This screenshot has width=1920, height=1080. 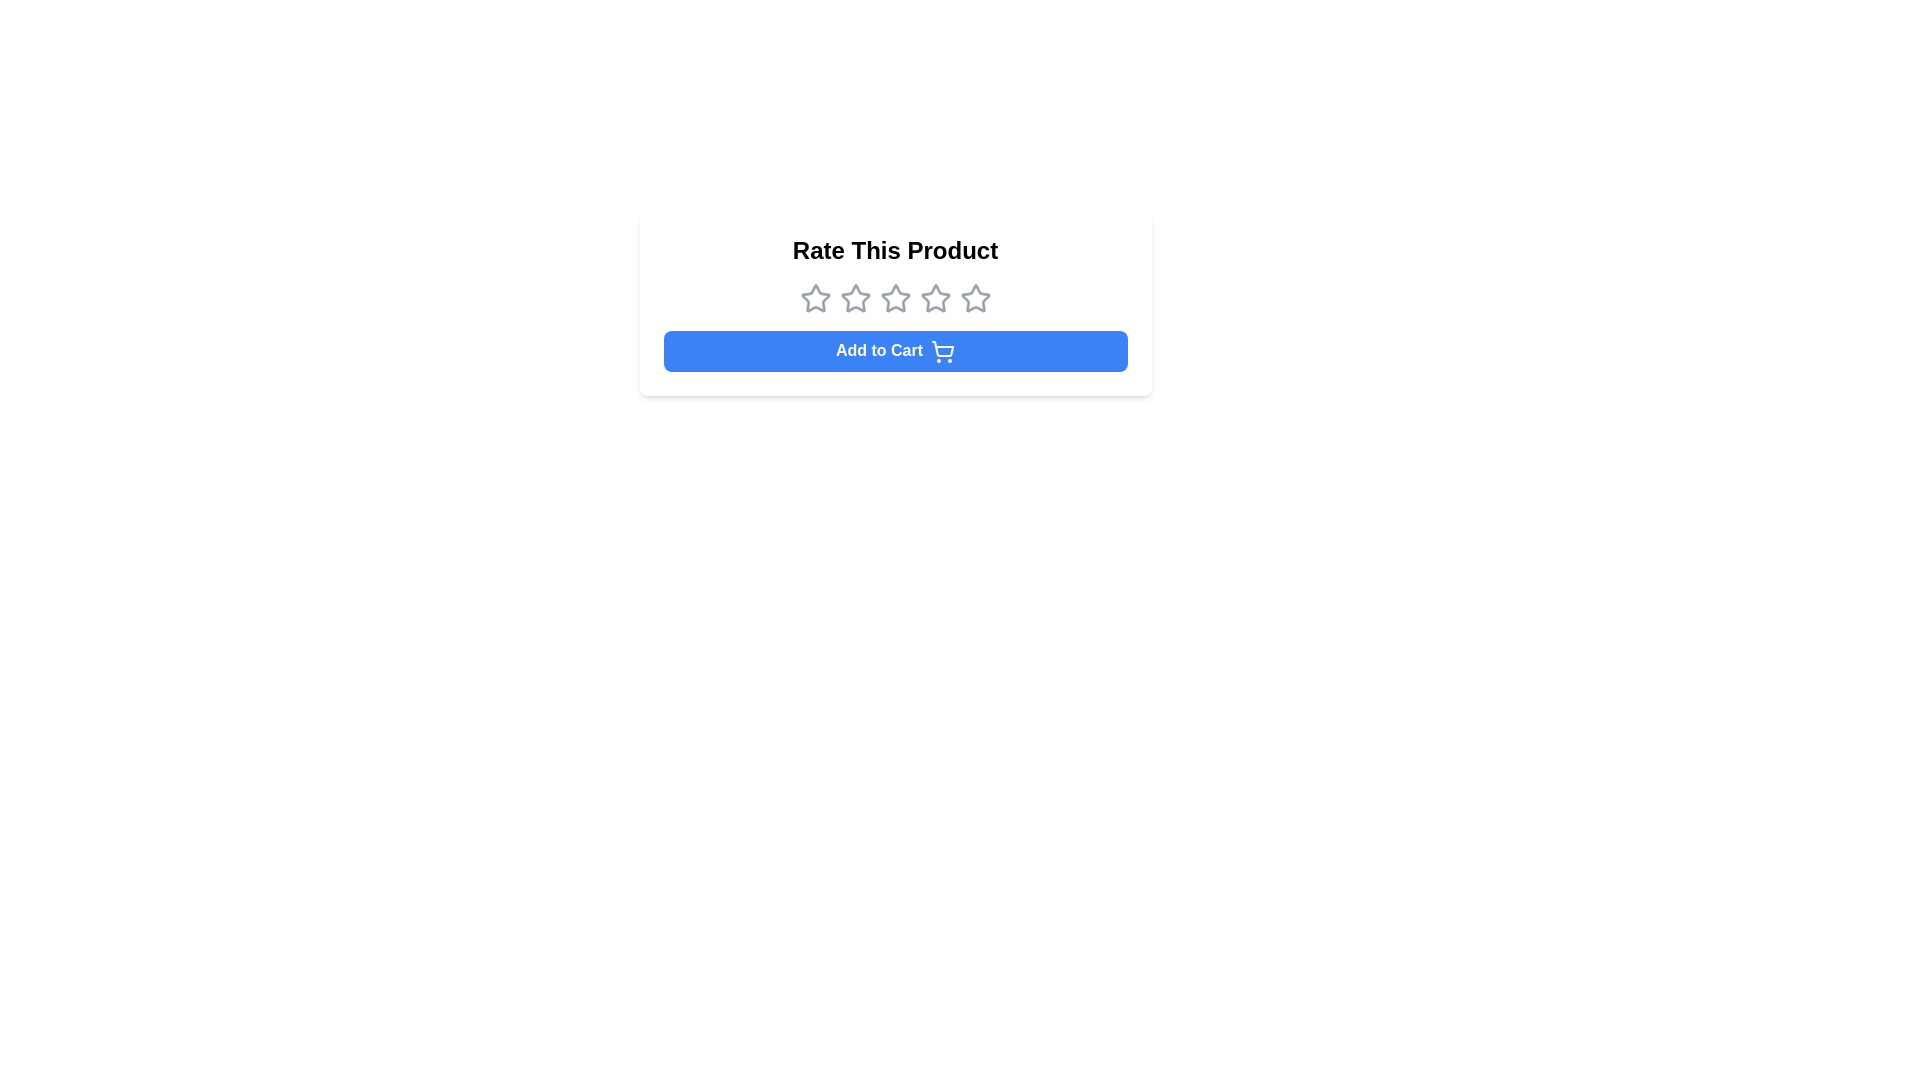 What do you see at coordinates (894, 299) in the screenshot?
I see `the hollow star icon styled in light gray, which is the third star in a horizontal list of five stars` at bounding box center [894, 299].